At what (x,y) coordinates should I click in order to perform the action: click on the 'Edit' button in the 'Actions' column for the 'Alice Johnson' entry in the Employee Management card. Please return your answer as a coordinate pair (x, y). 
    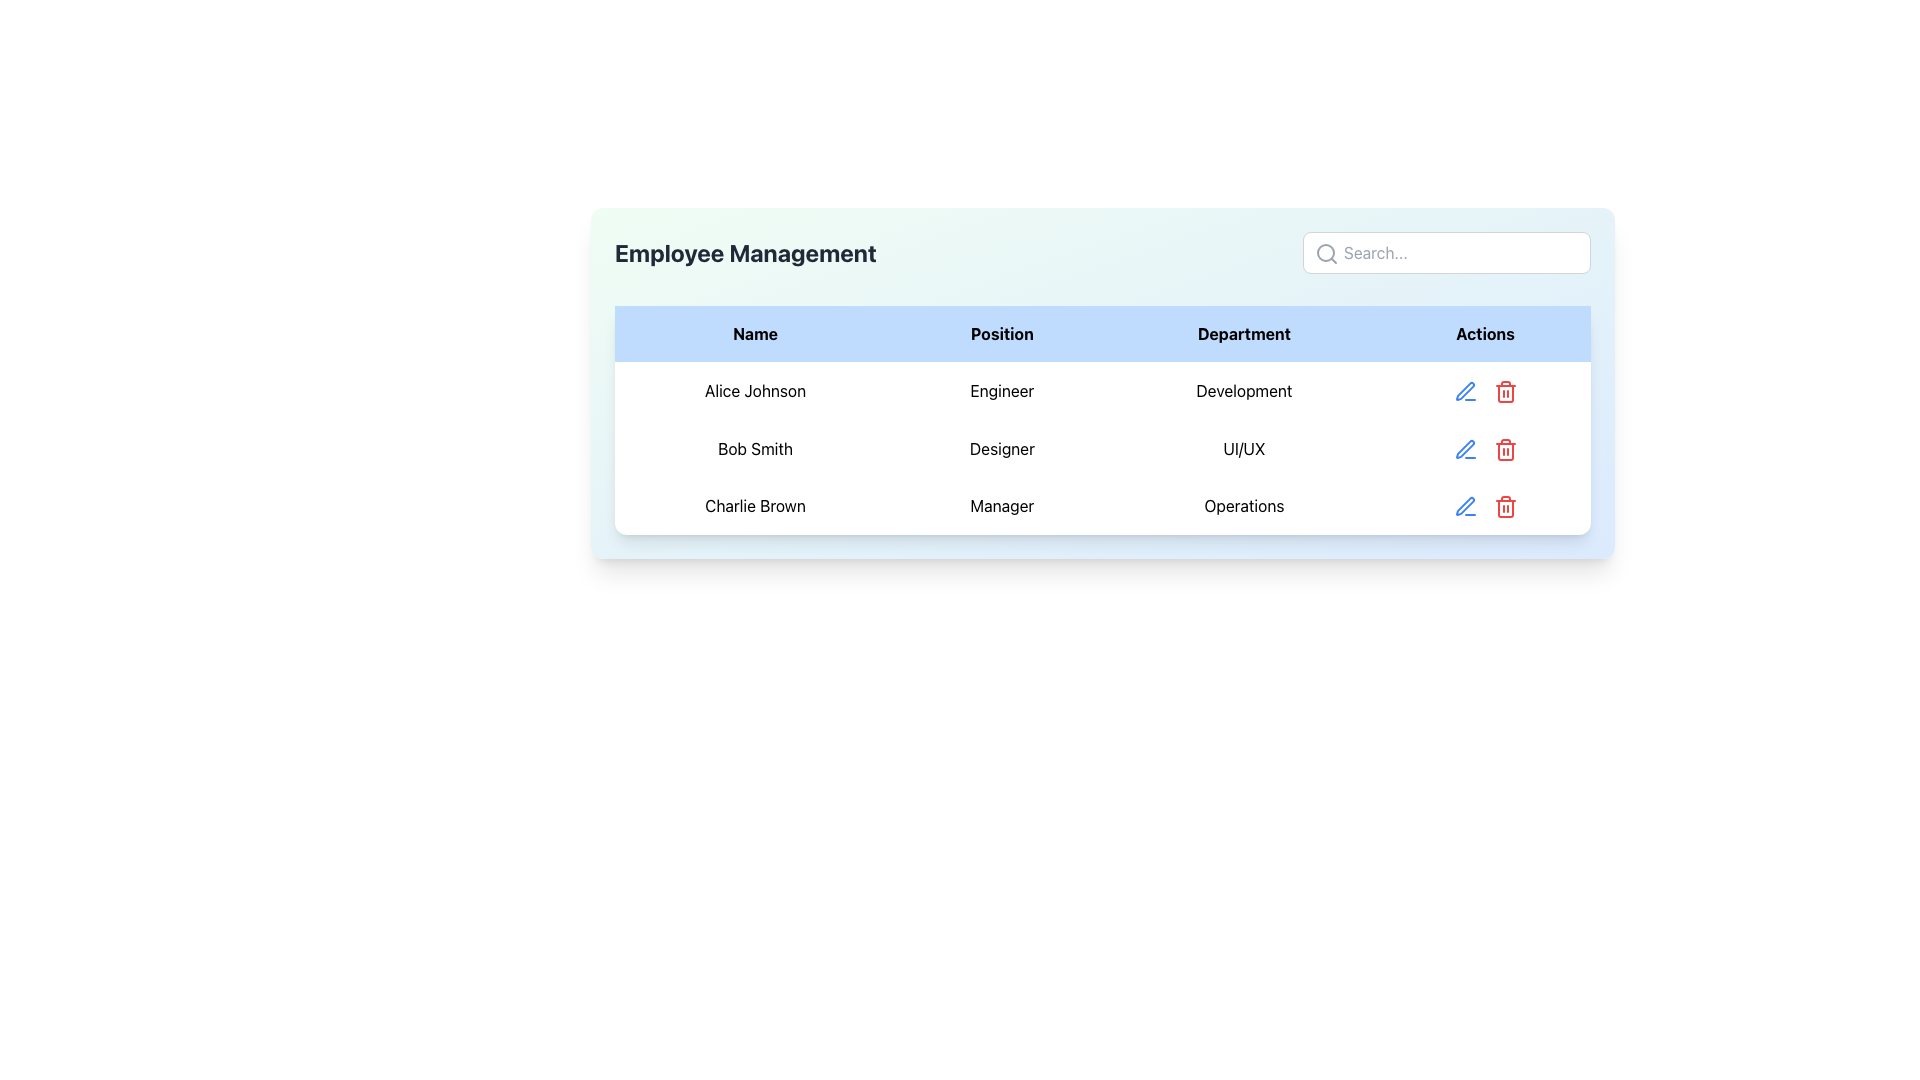
    Looking at the image, I should click on (1465, 390).